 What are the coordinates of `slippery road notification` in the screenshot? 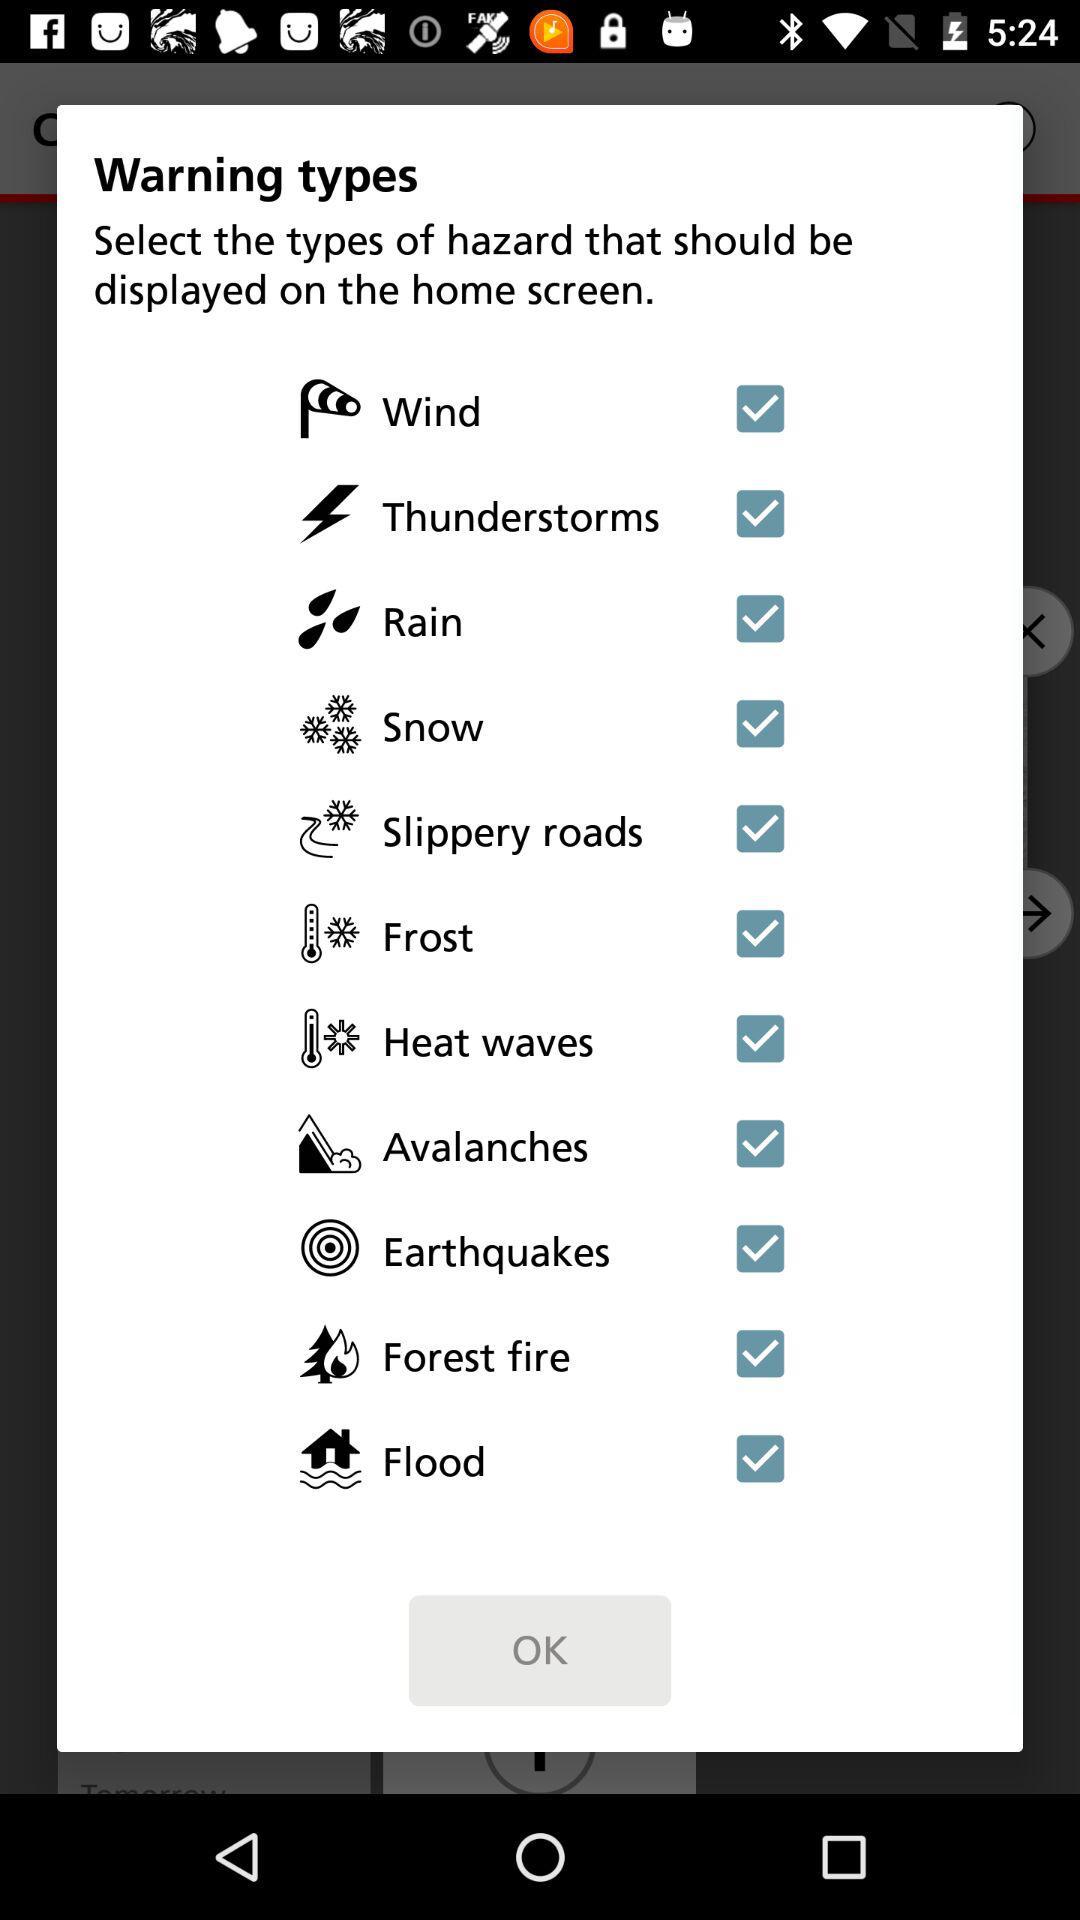 It's located at (760, 828).